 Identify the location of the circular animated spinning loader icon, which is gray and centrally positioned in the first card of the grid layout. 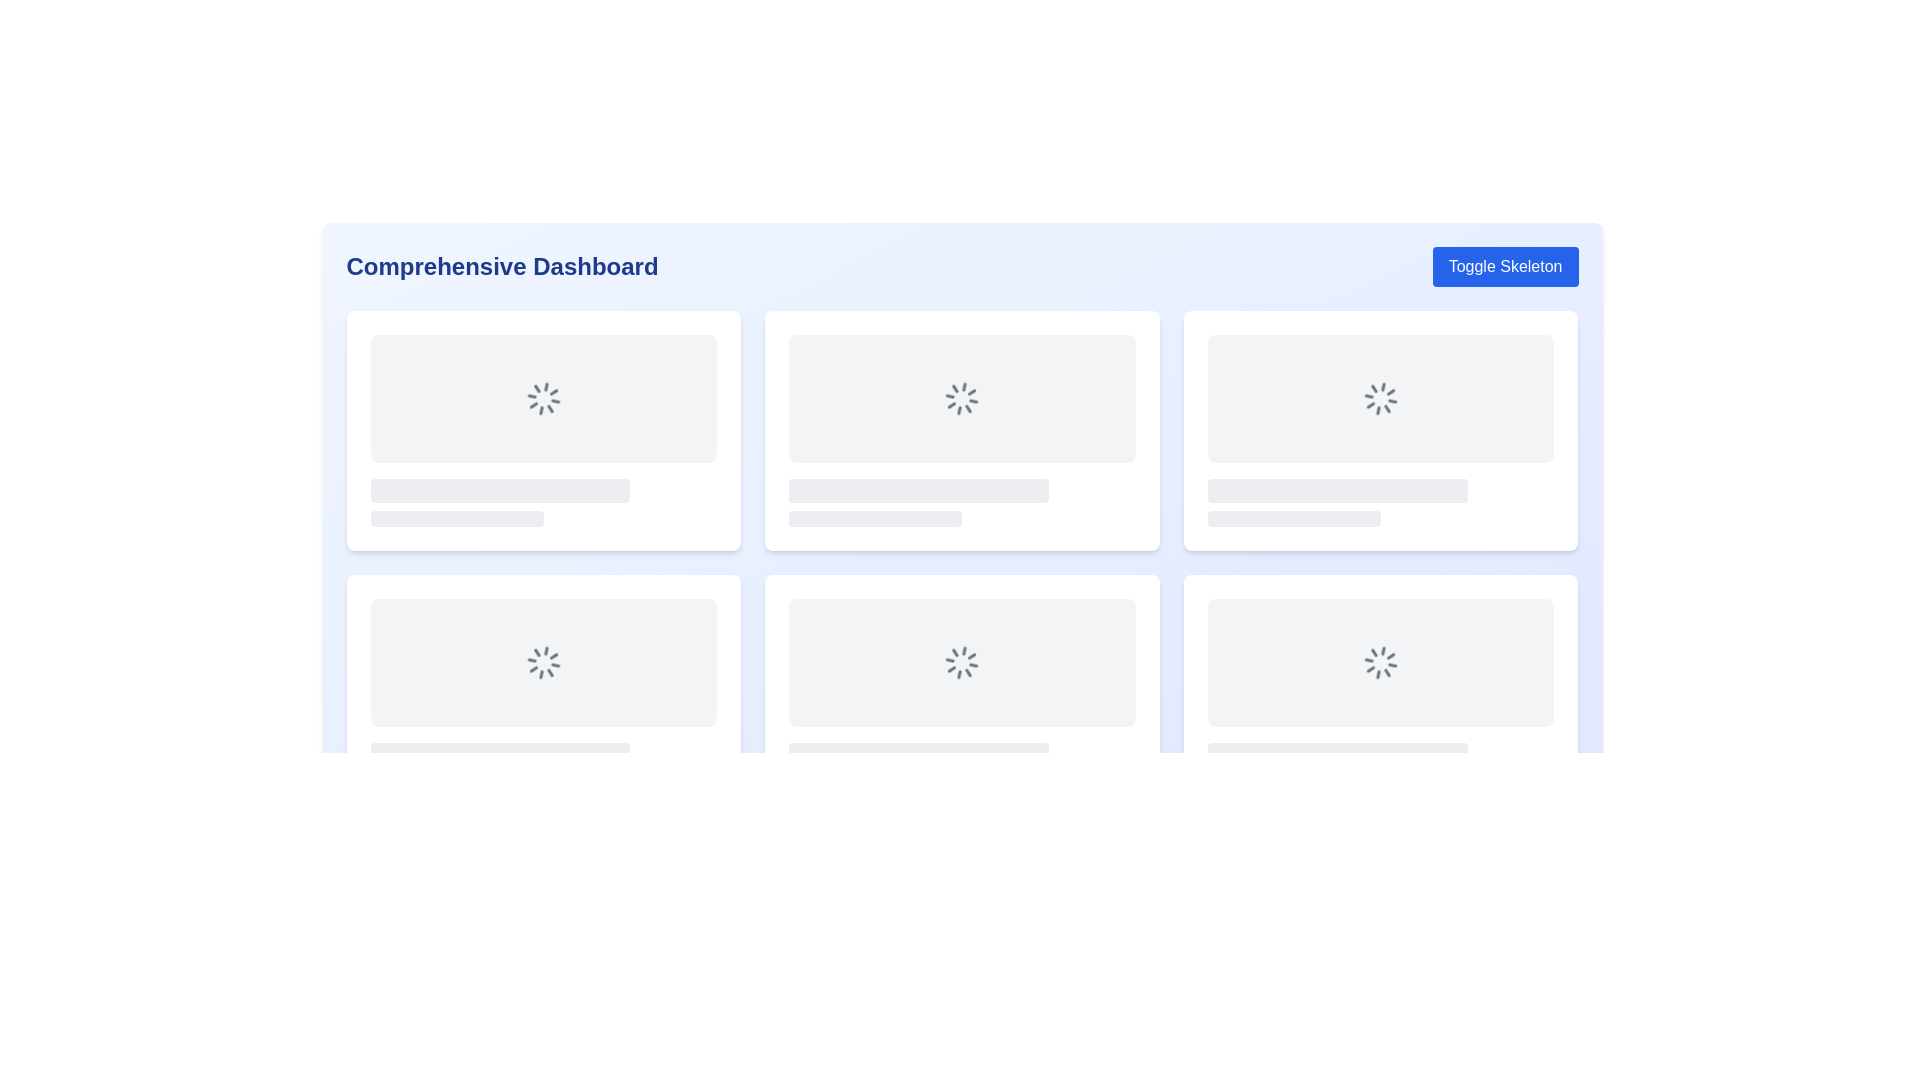
(543, 398).